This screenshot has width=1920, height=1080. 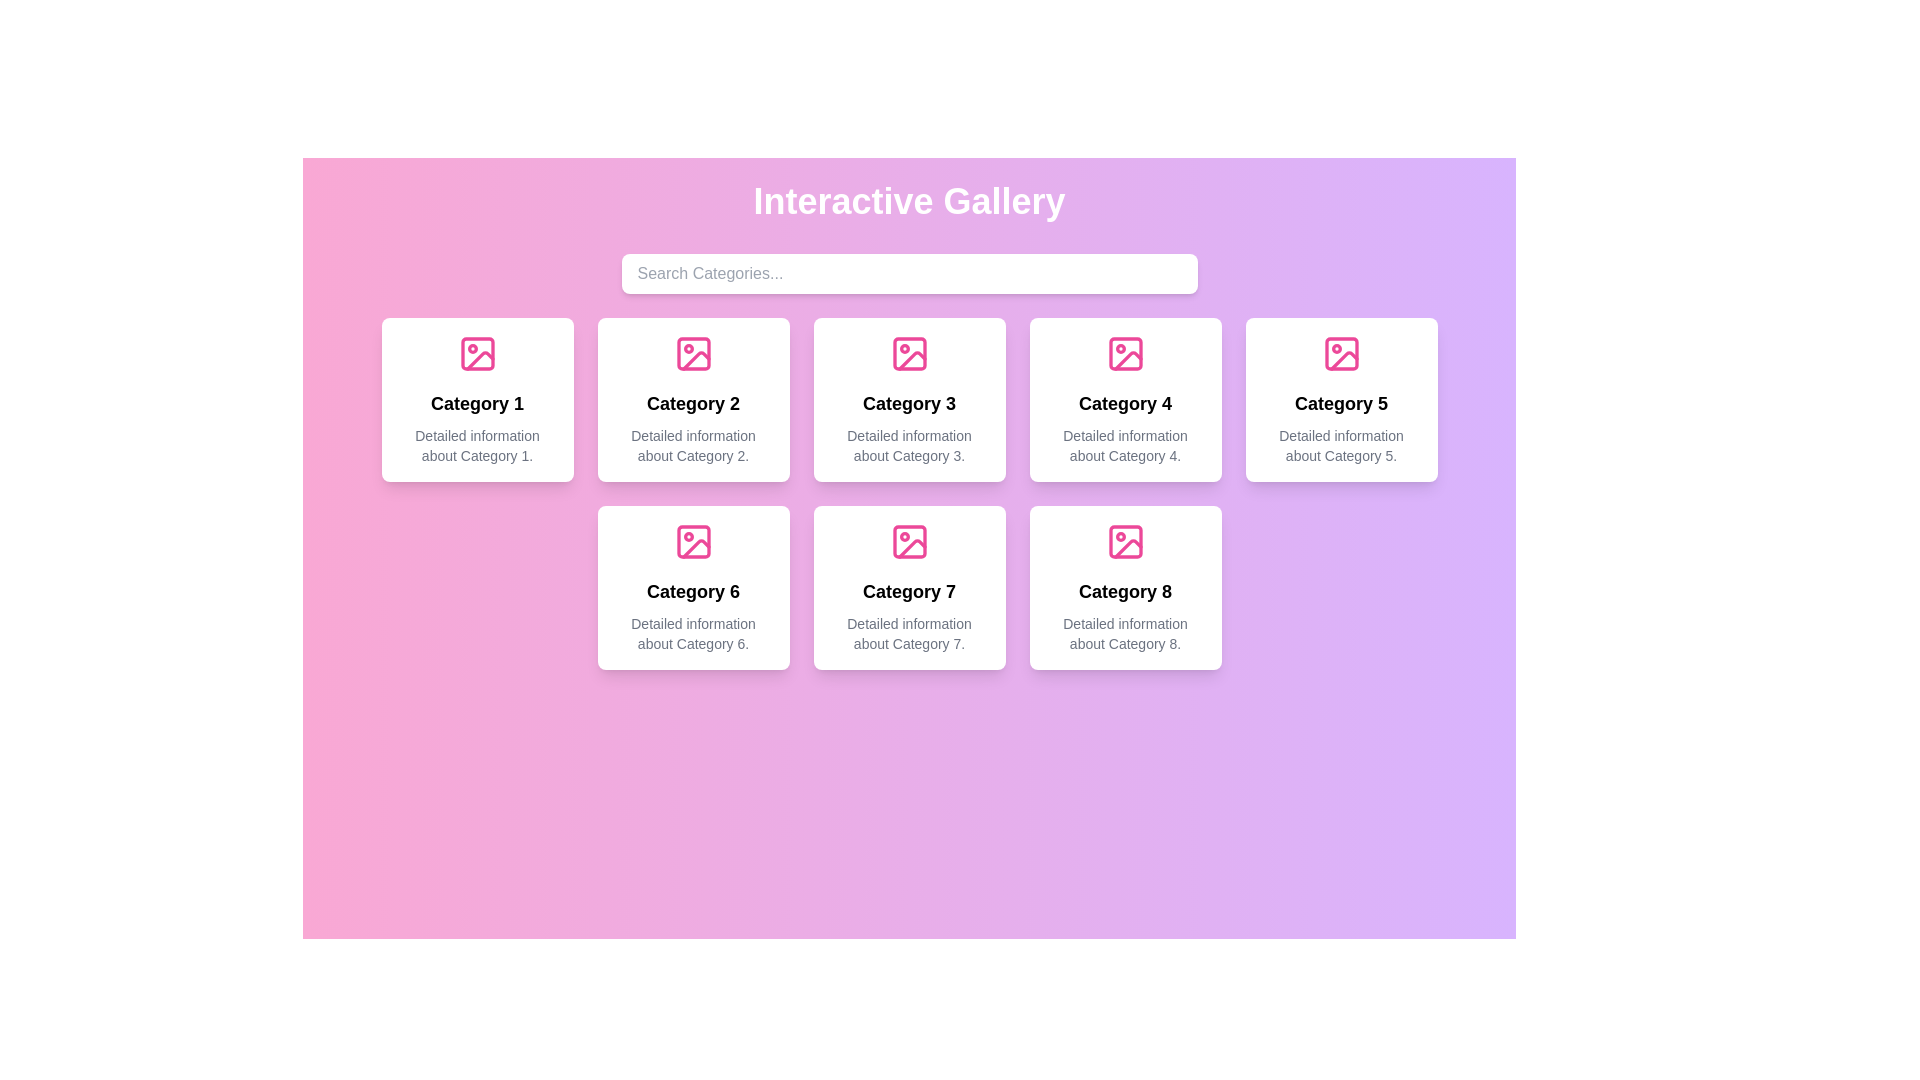 I want to click on the 'Category 5' label, which is styled in bold and centered within its card, located in the second row and second column of the grid layout, so click(x=1341, y=404).